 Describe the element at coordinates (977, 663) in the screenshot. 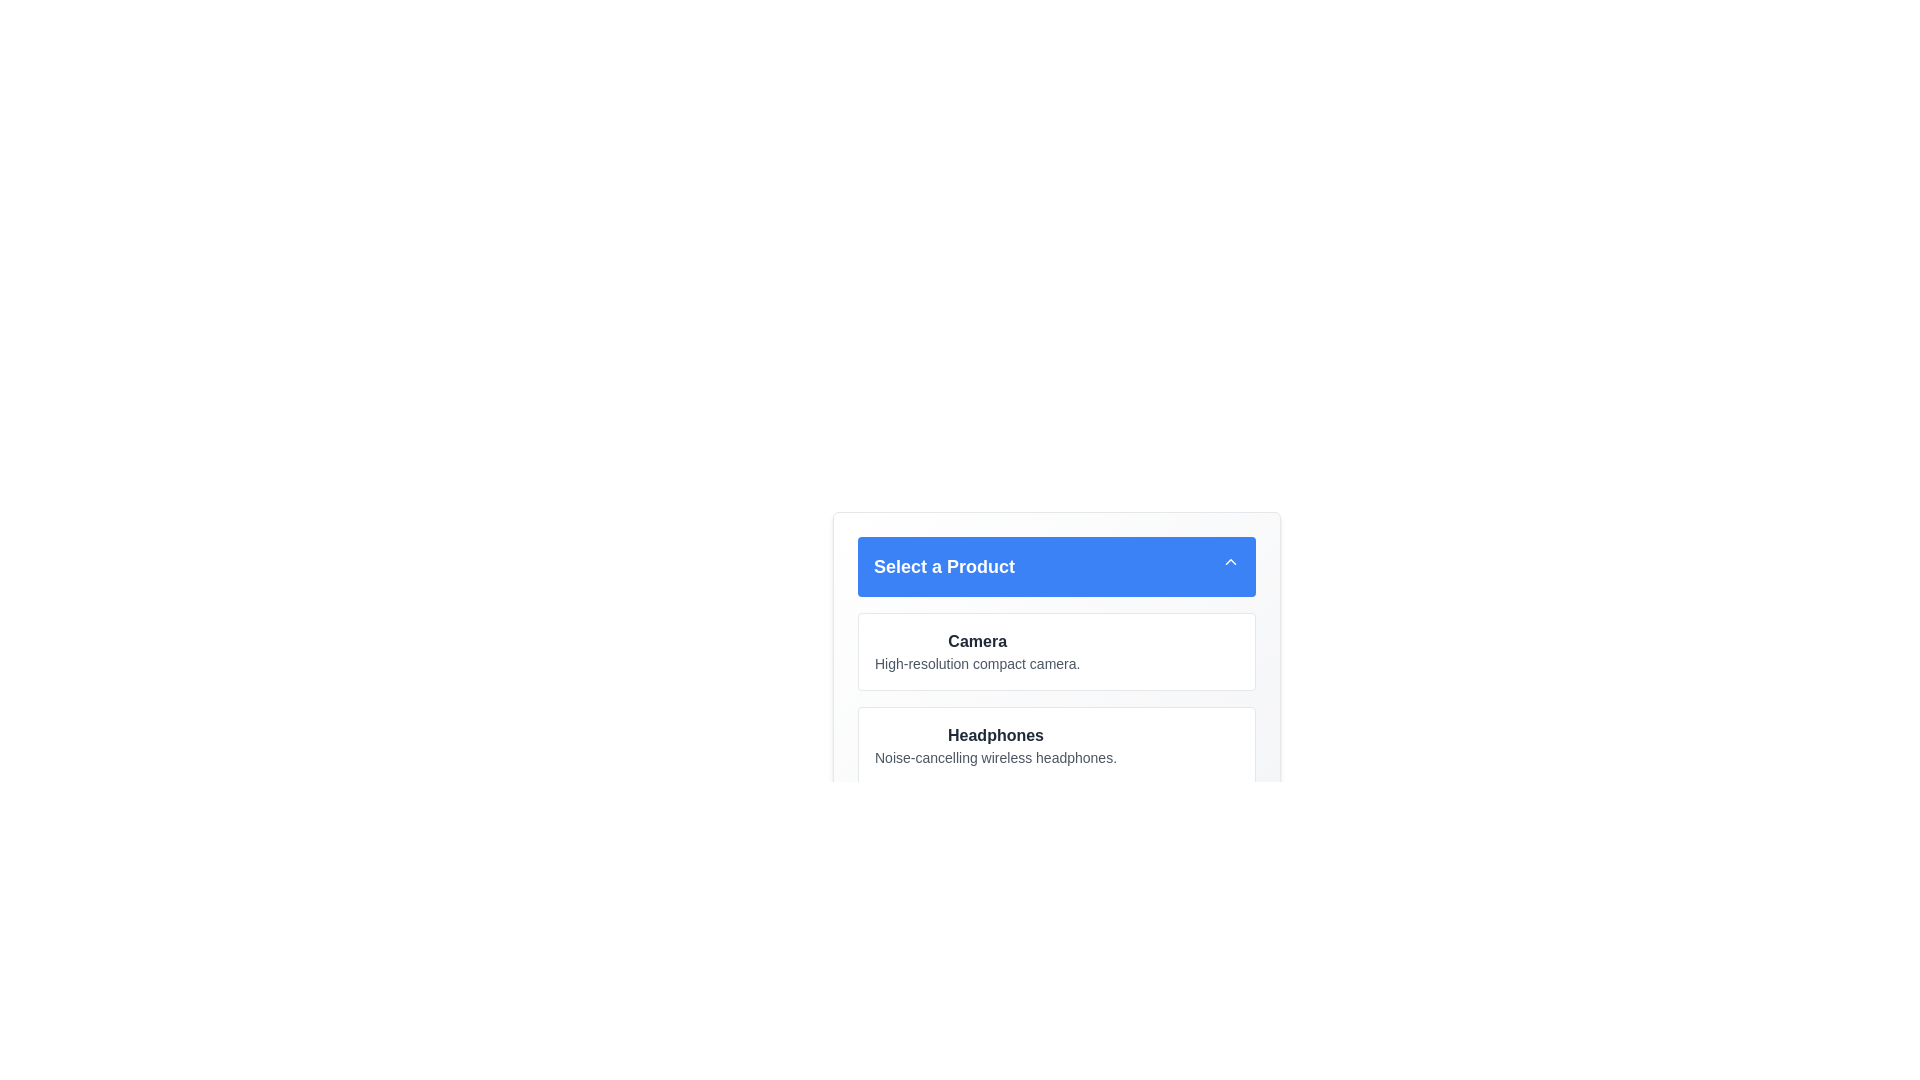

I see `the text label that reads 'High-resolution compact camera.' located below the 'Camera' label in the dropdown section under 'Select a Product.'` at that location.